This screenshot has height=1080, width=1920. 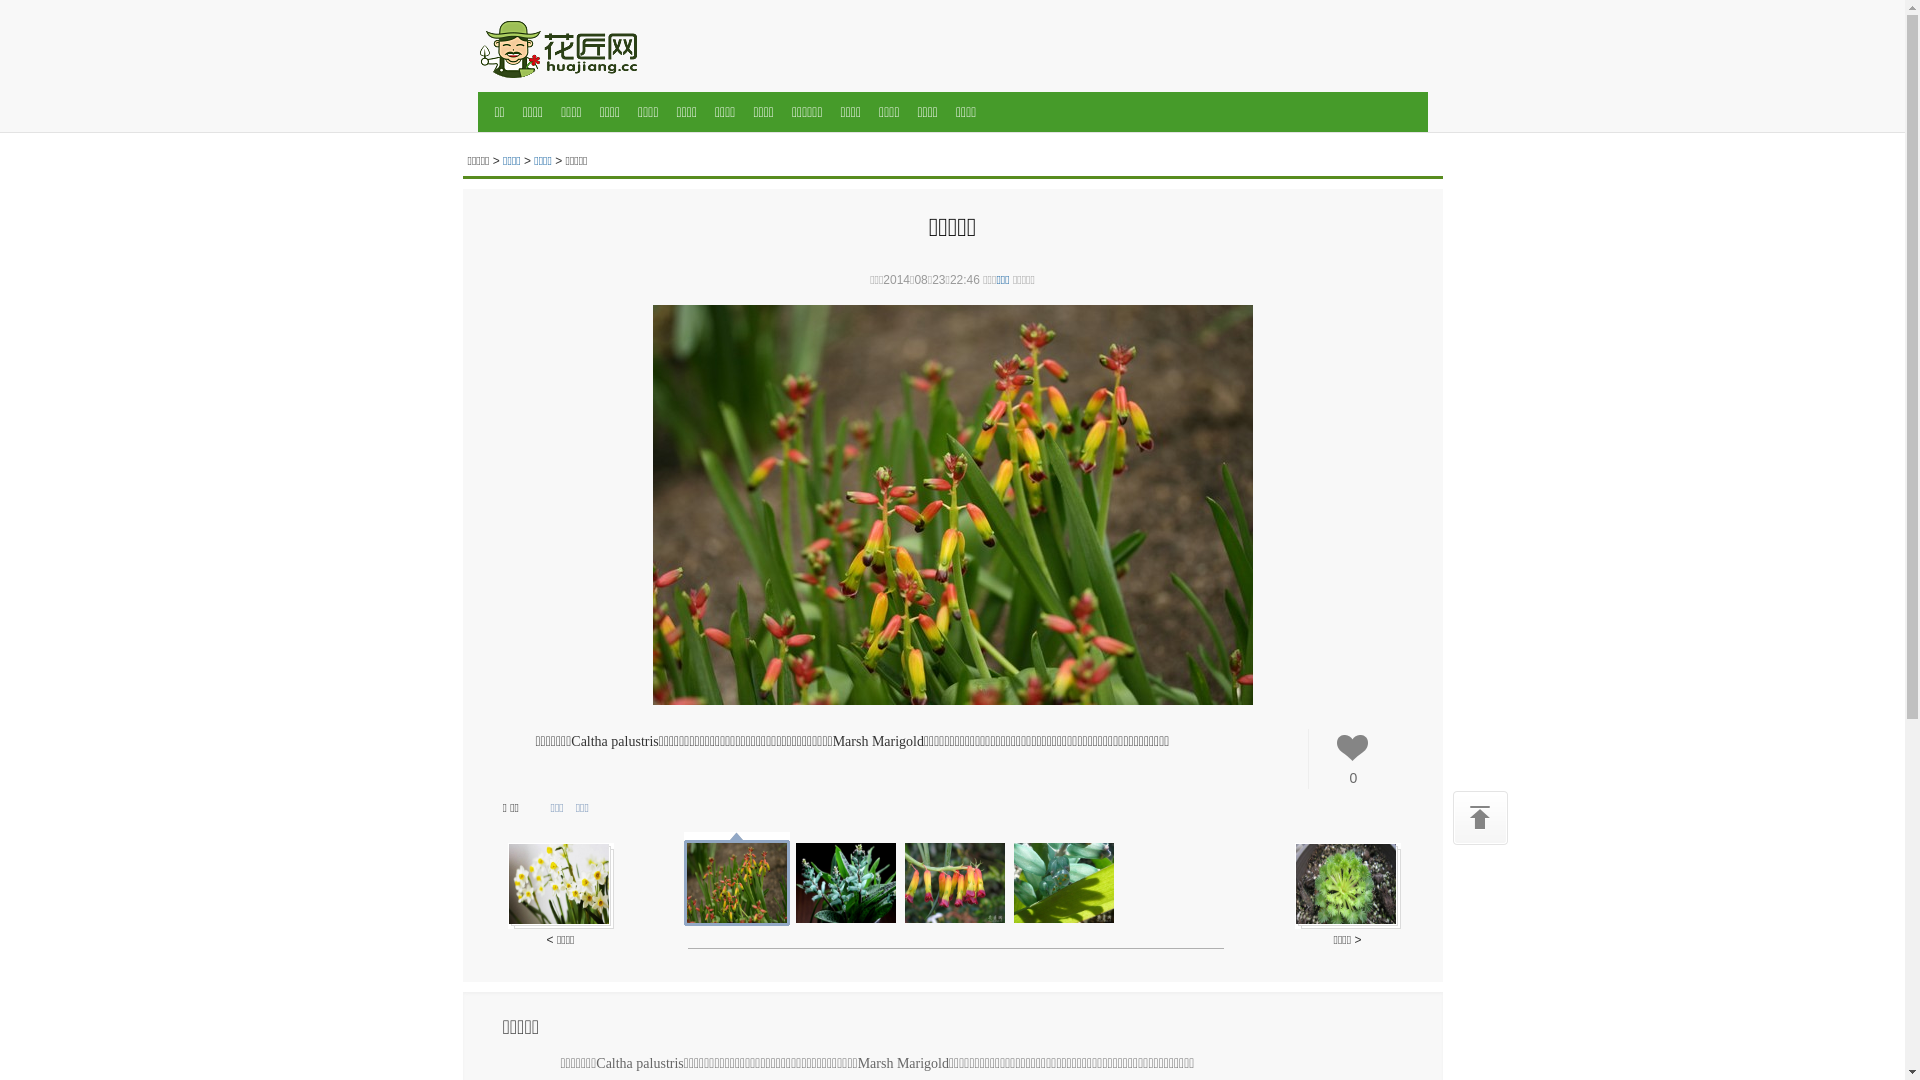 What do you see at coordinates (1353, 763) in the screenshot?
I see `'0'` at bounding box center [1353, 763].